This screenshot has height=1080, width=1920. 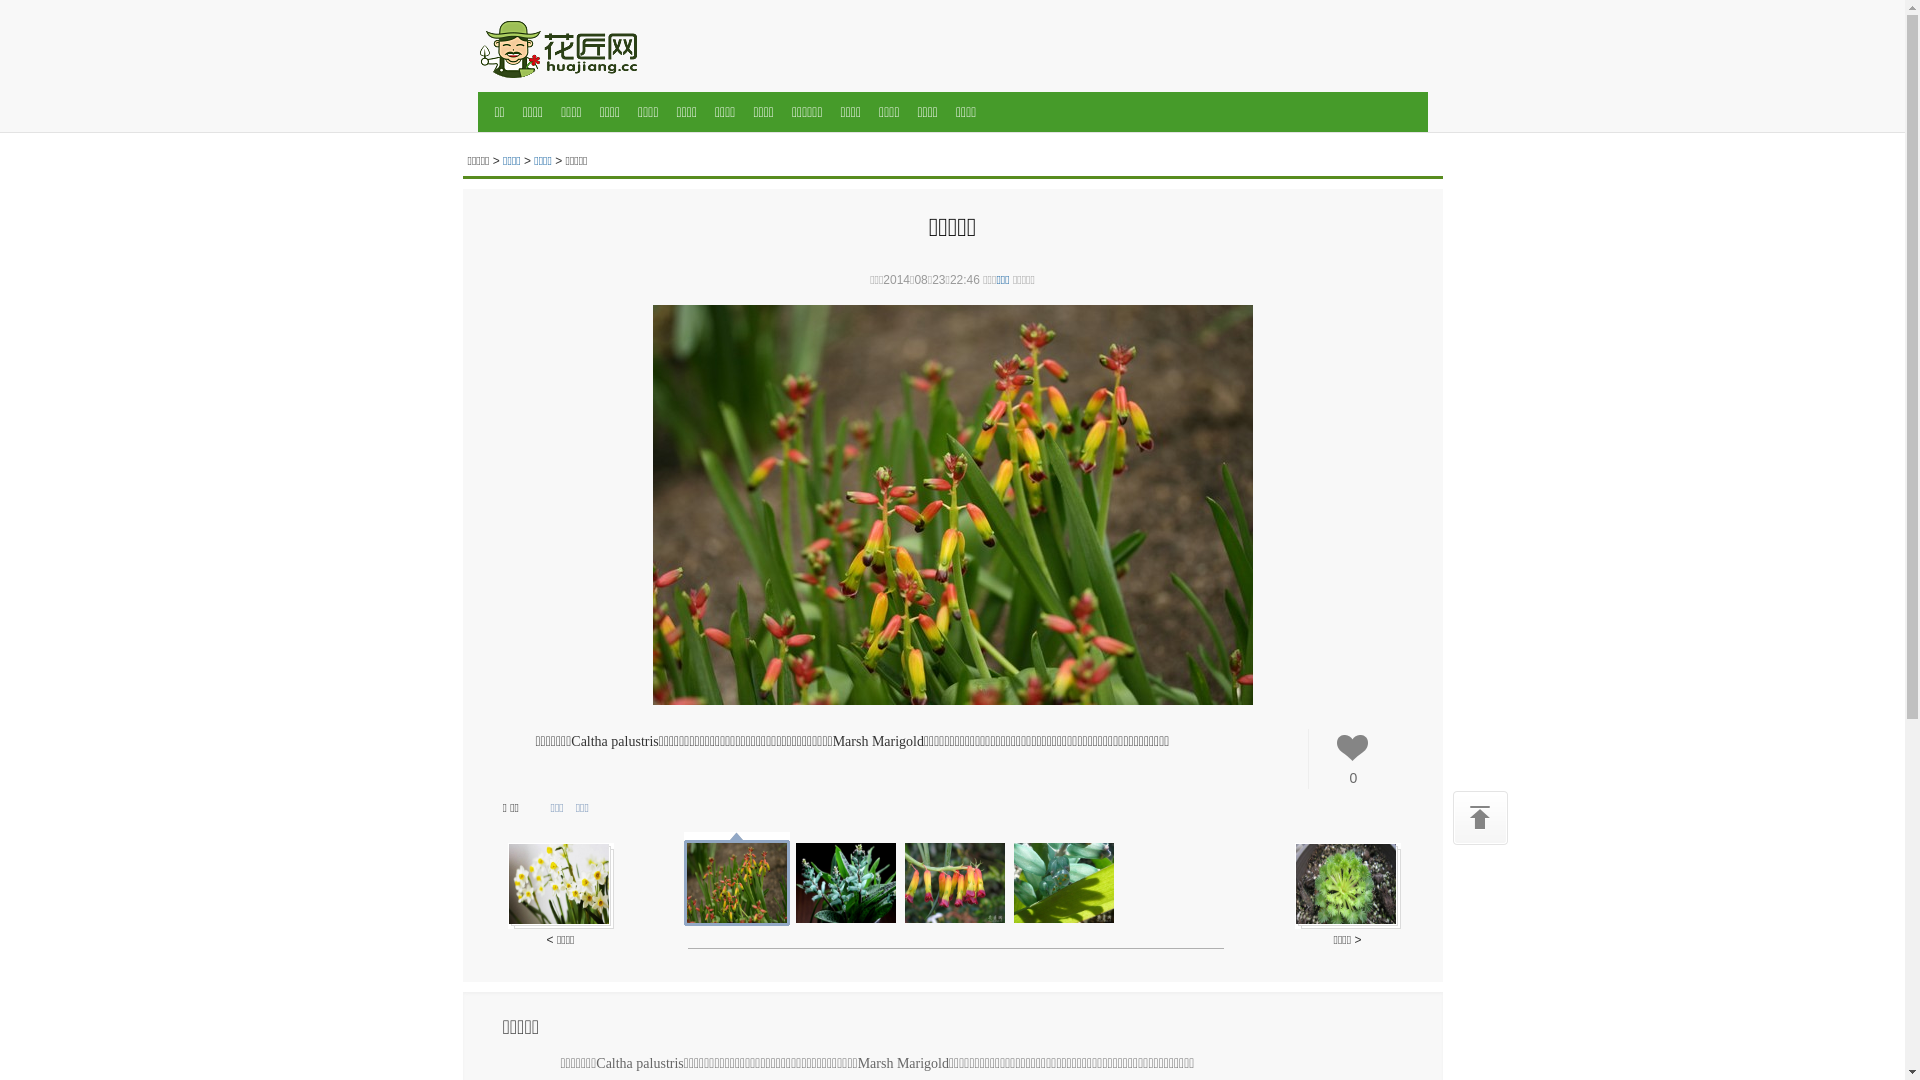 What do you see at coordinates (1353, 763) in the screenshot?
I see `'0'` at bounding box center [1353, 763].